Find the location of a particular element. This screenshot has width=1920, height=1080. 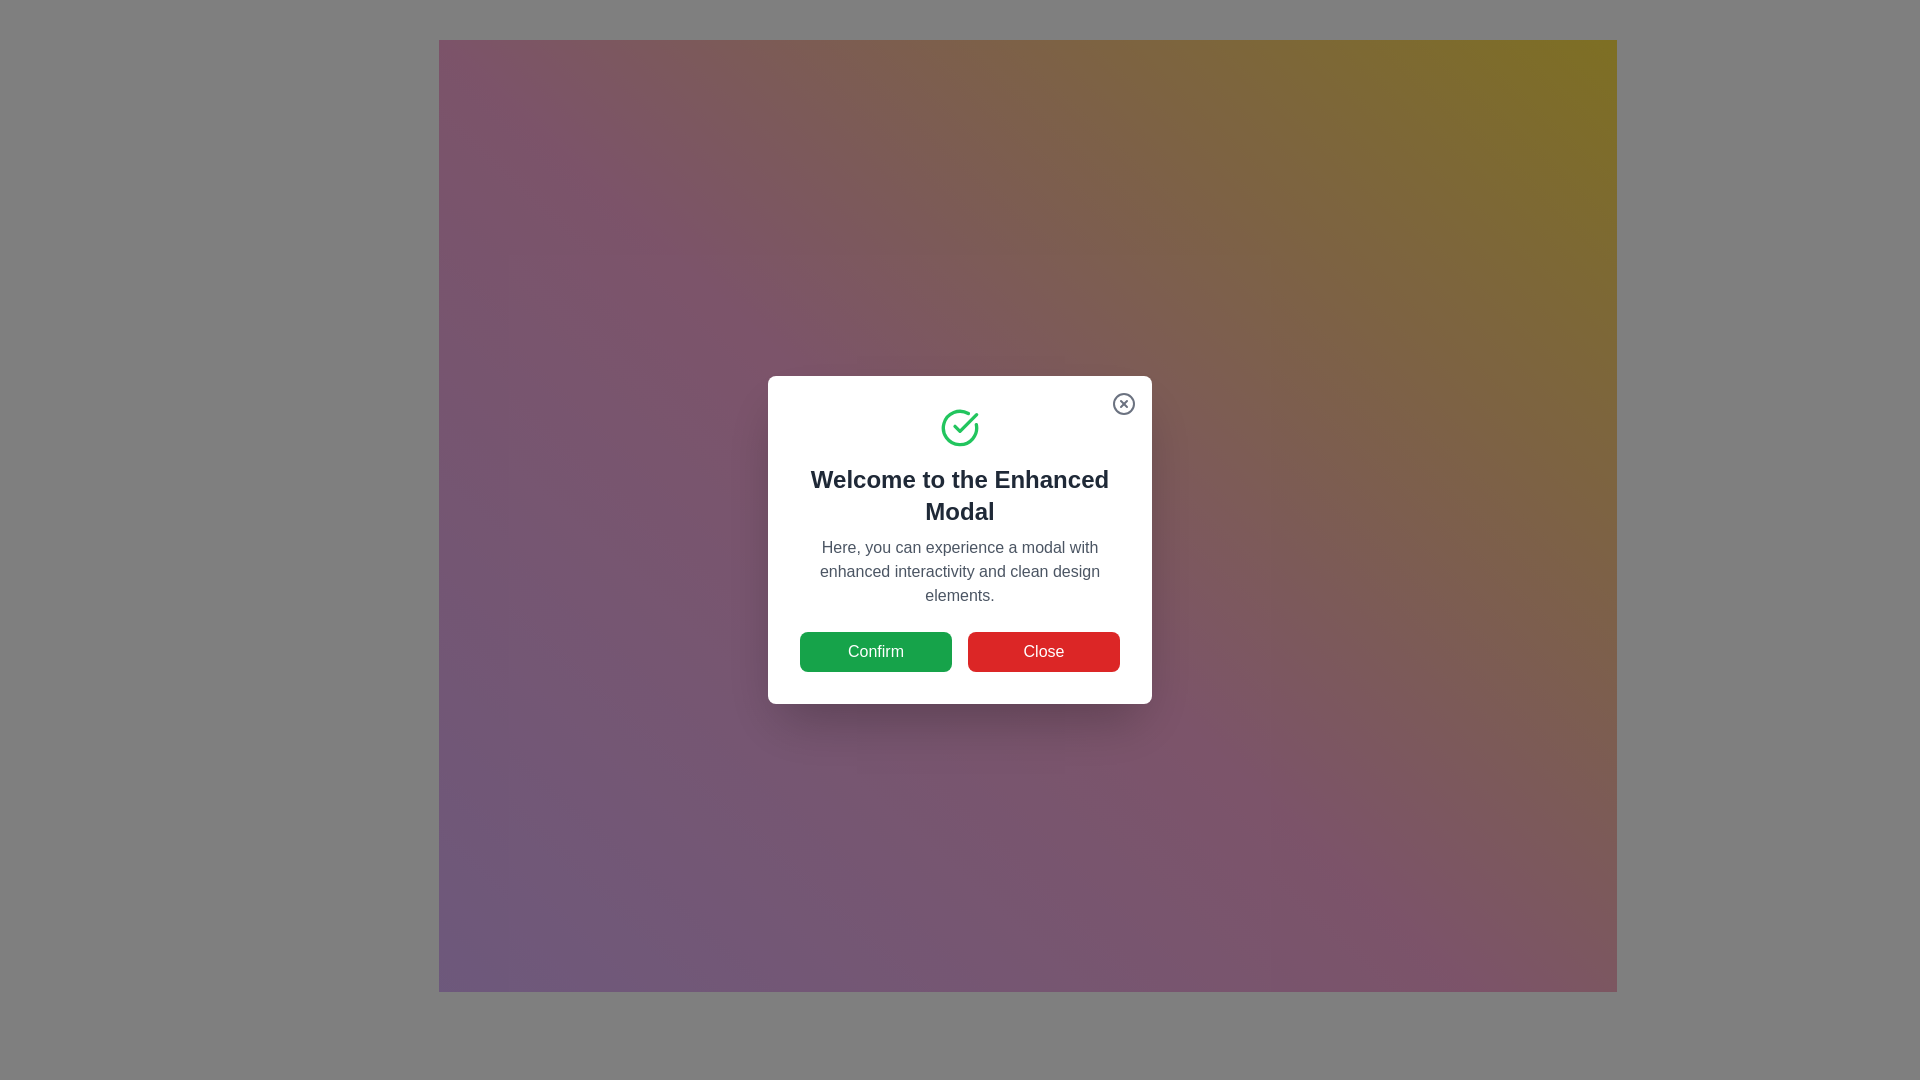

the close button located at the top-right corner of the modal is located at coordinates (1123, 404).